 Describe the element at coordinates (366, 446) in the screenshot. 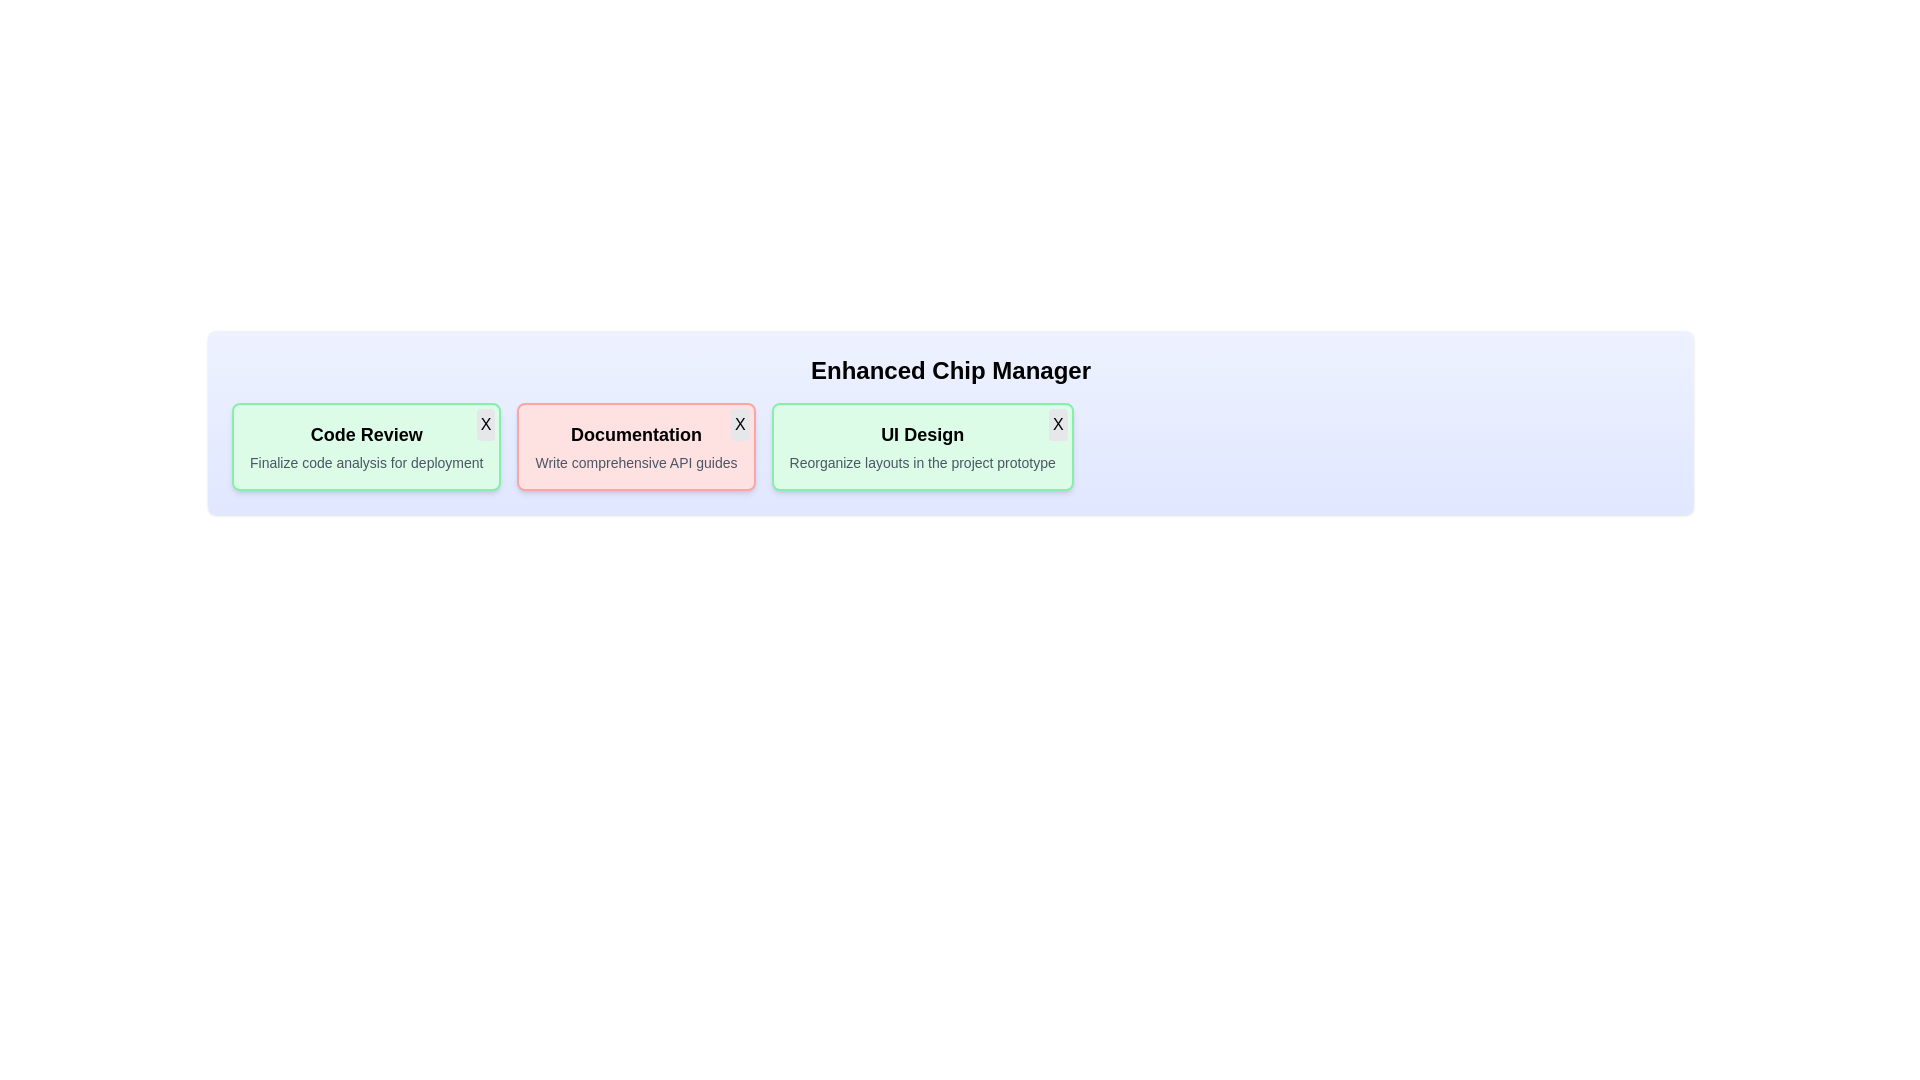

I see `the chip labeled Code Review` at that location.